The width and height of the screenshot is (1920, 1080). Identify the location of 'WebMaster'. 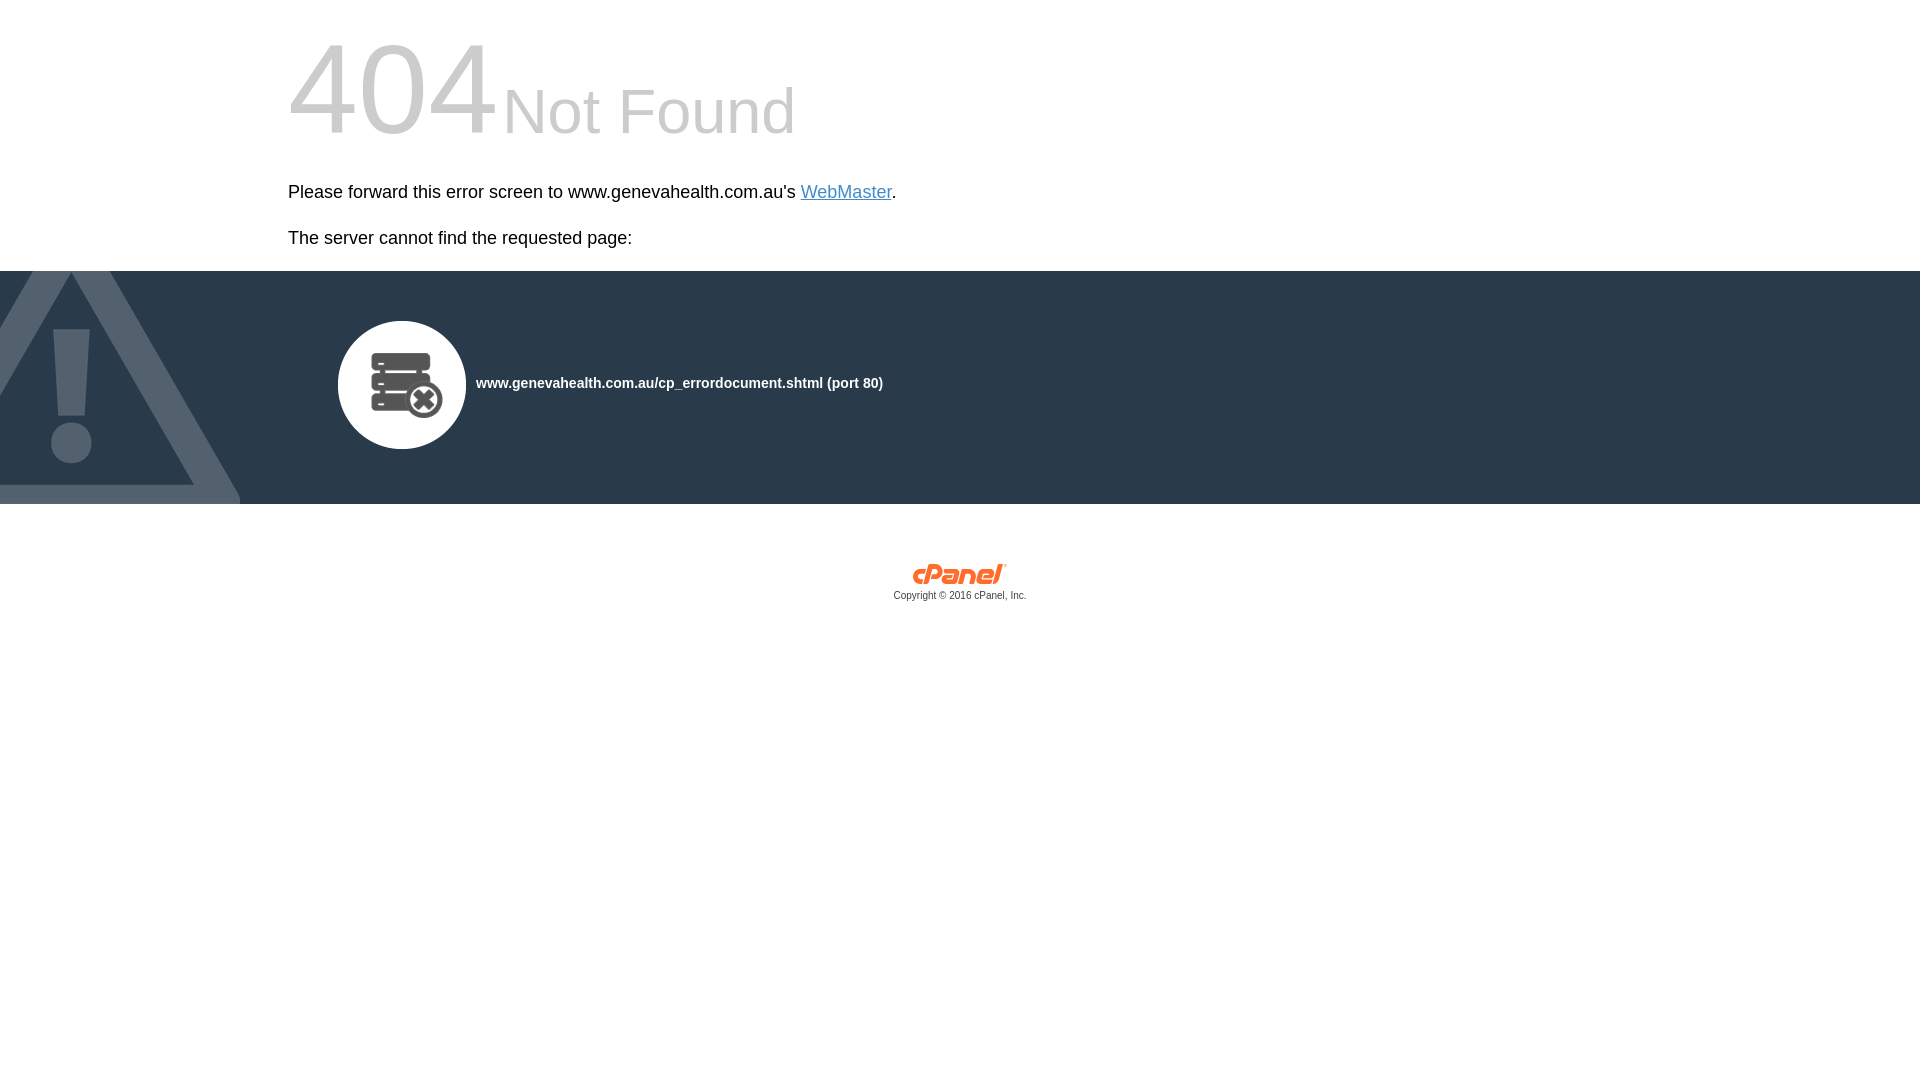
(846, 192).